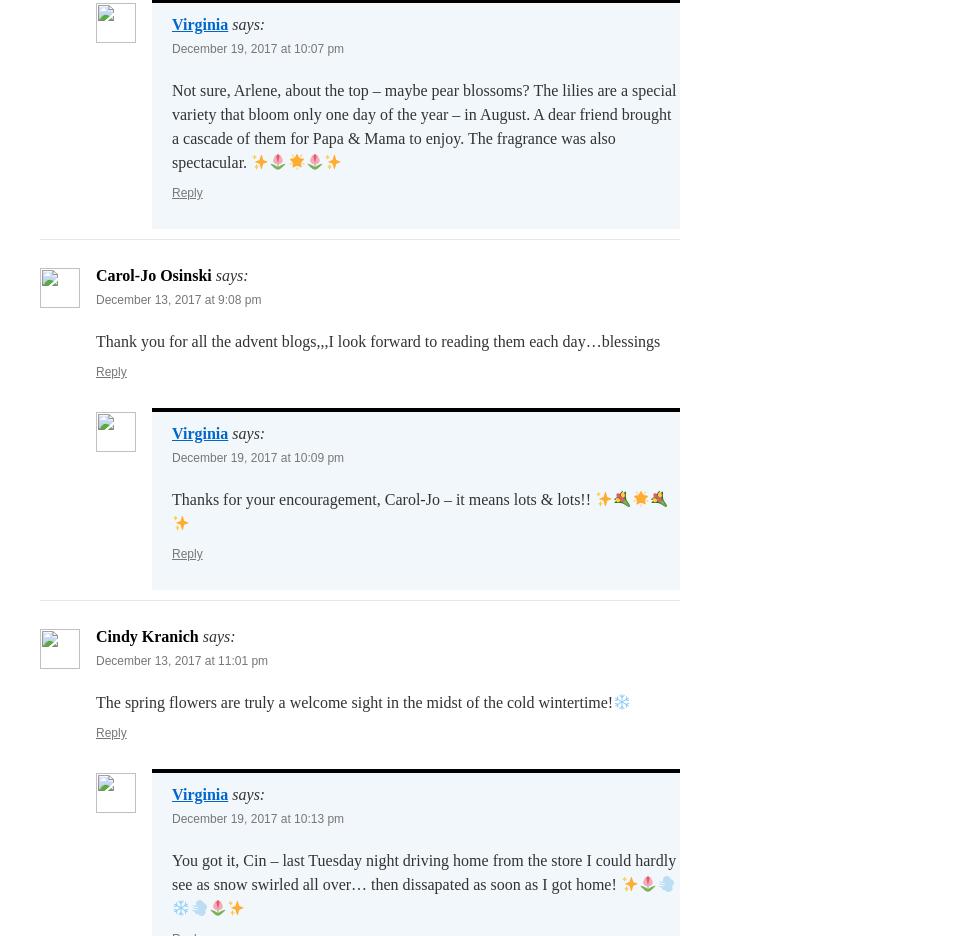 The image size is (980, 936). Describe the element at coordinates (178, 299) in the screenshot. I see `'December 13, 2017 at 9:08 pm'` at that location.